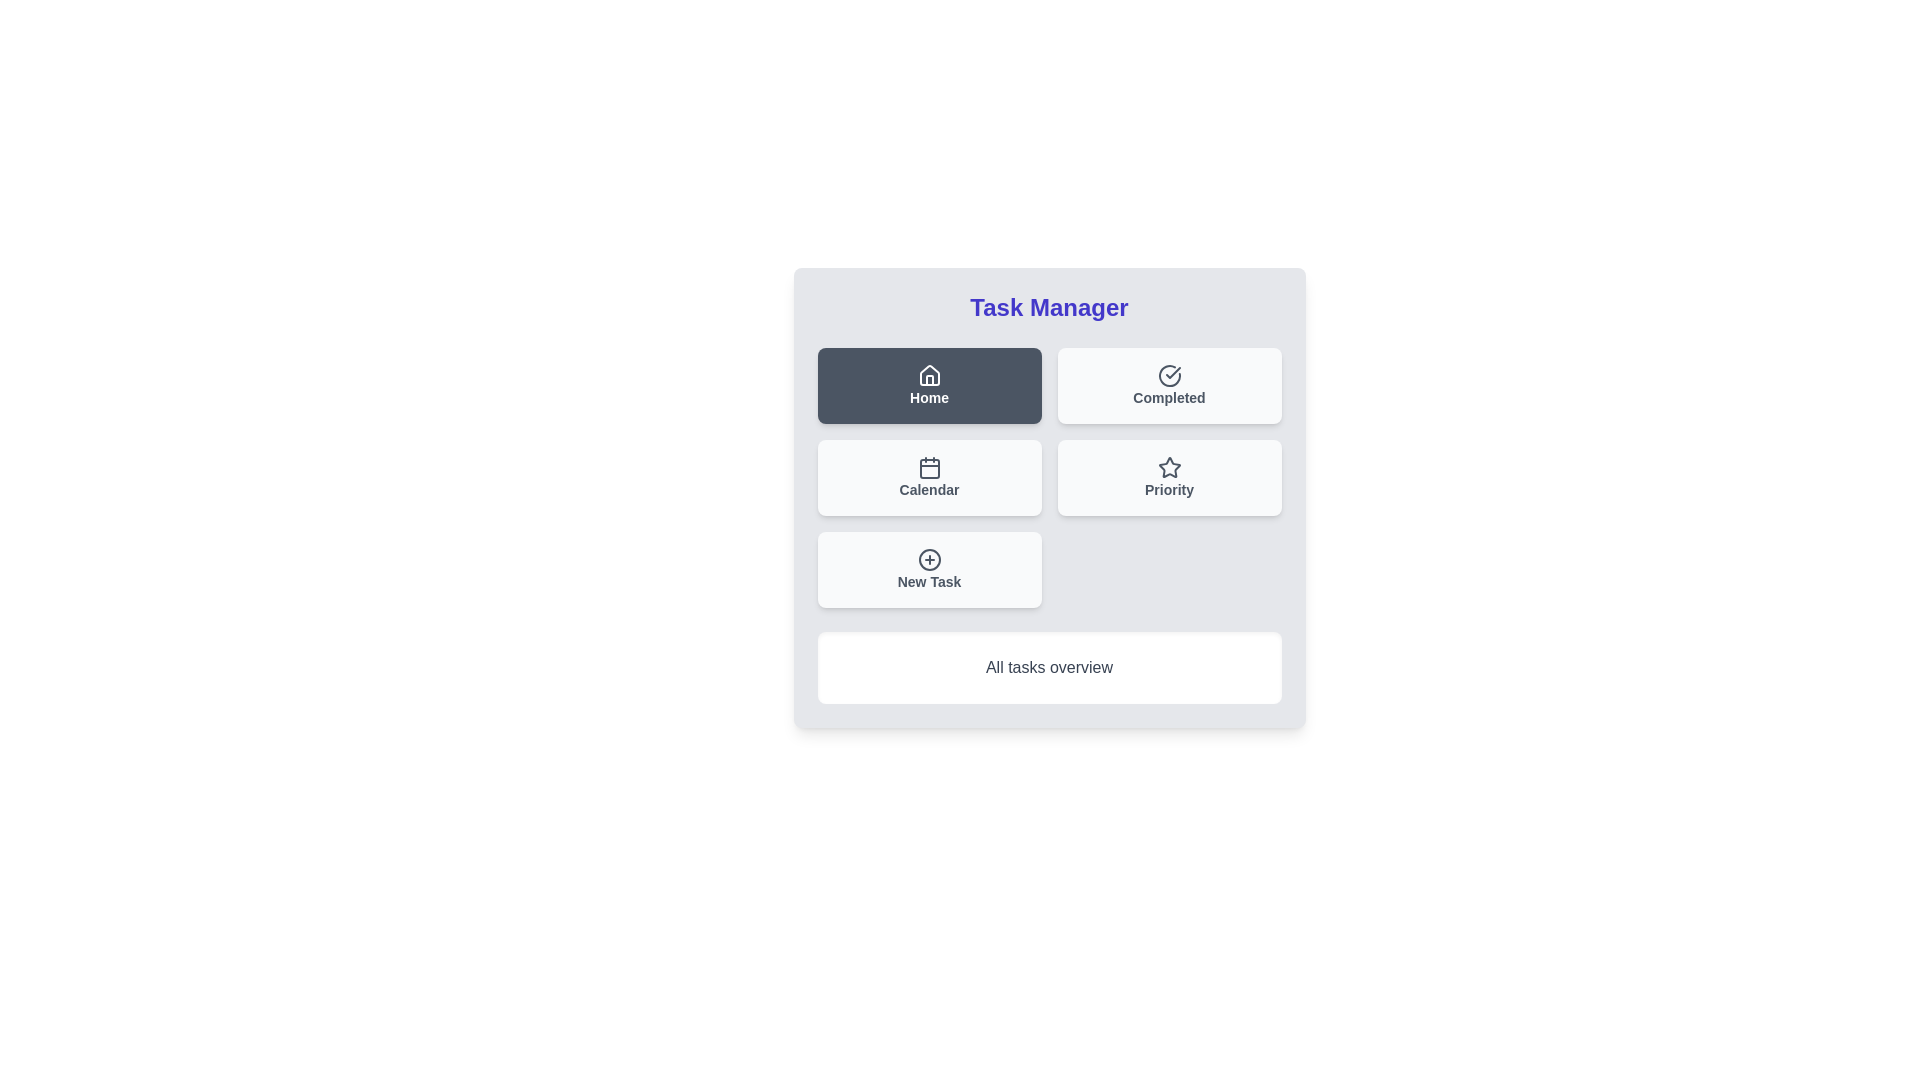 The image size is (1920, 1080). I want to click on the rectangular button with rounded corners labeled 'Calendar', featuring a calendar icon above the text, so click(928, 478).